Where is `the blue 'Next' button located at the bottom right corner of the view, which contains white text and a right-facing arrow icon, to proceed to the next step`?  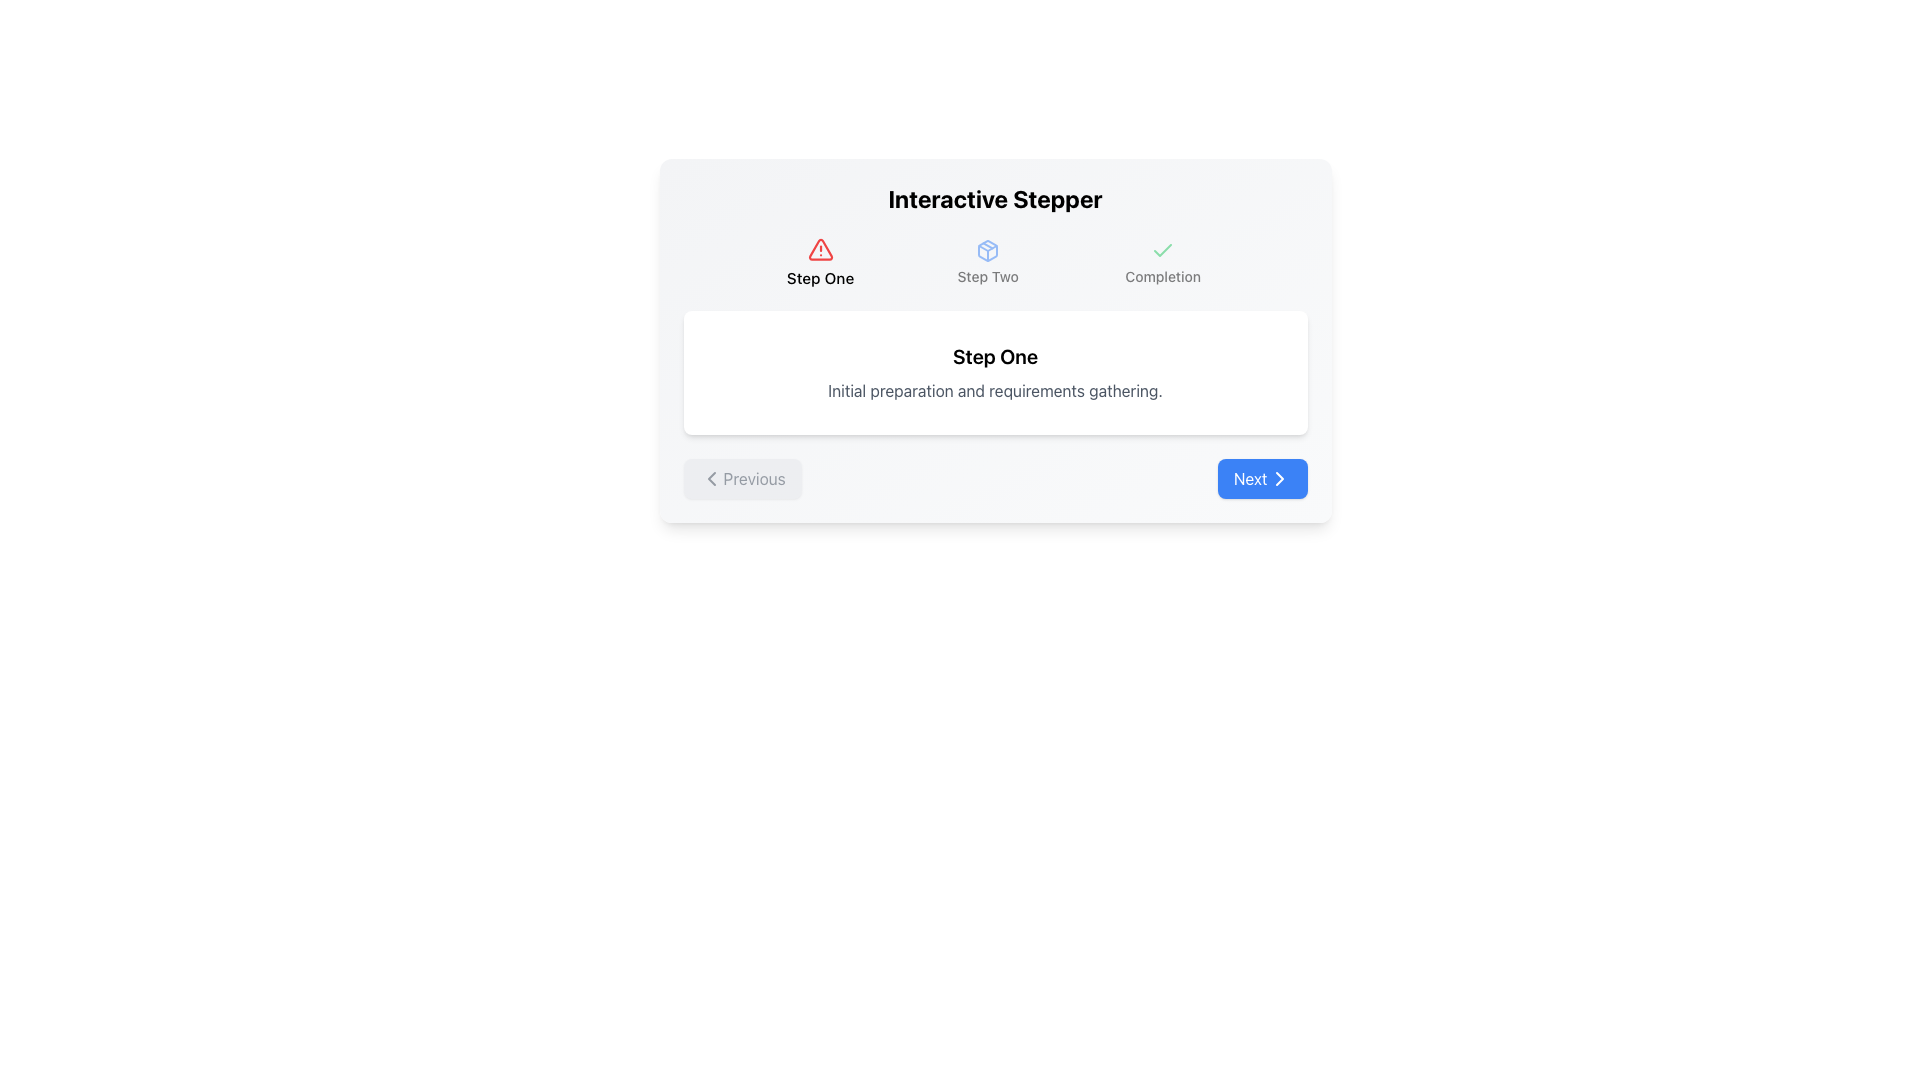 the blue 'Next' button located at the bottom right corner of the view, which contains white text and a right-facing arrow icon, to proceed to the next step is located at coordinates (1261, 478).